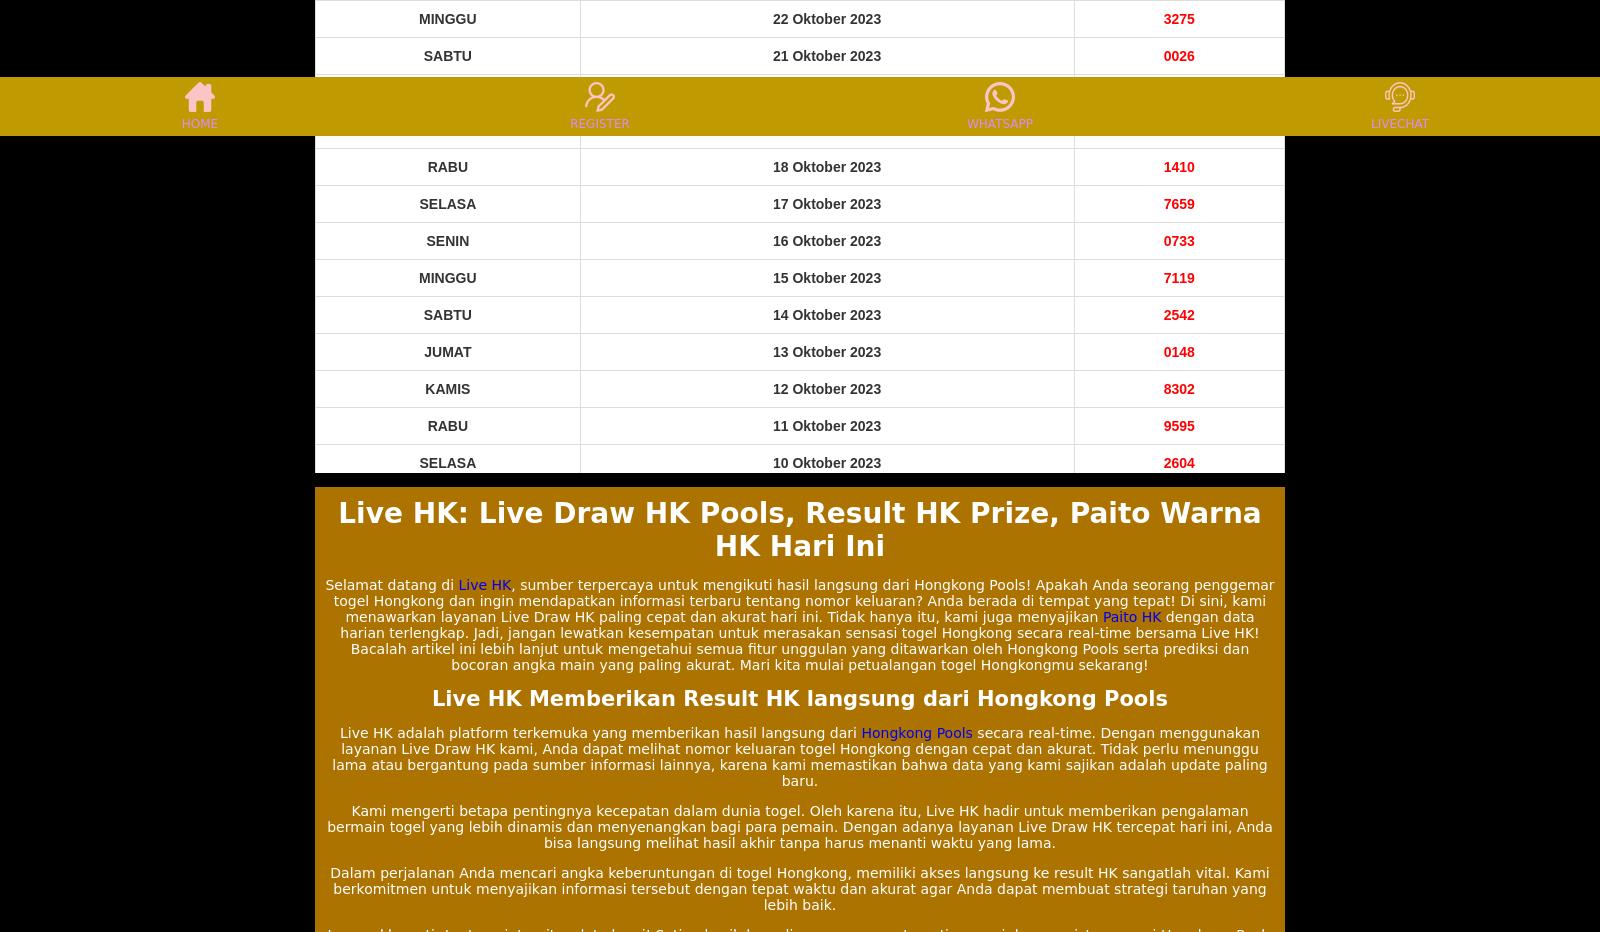  I want to click on 'Hongkong Pools', so click(915, 732).